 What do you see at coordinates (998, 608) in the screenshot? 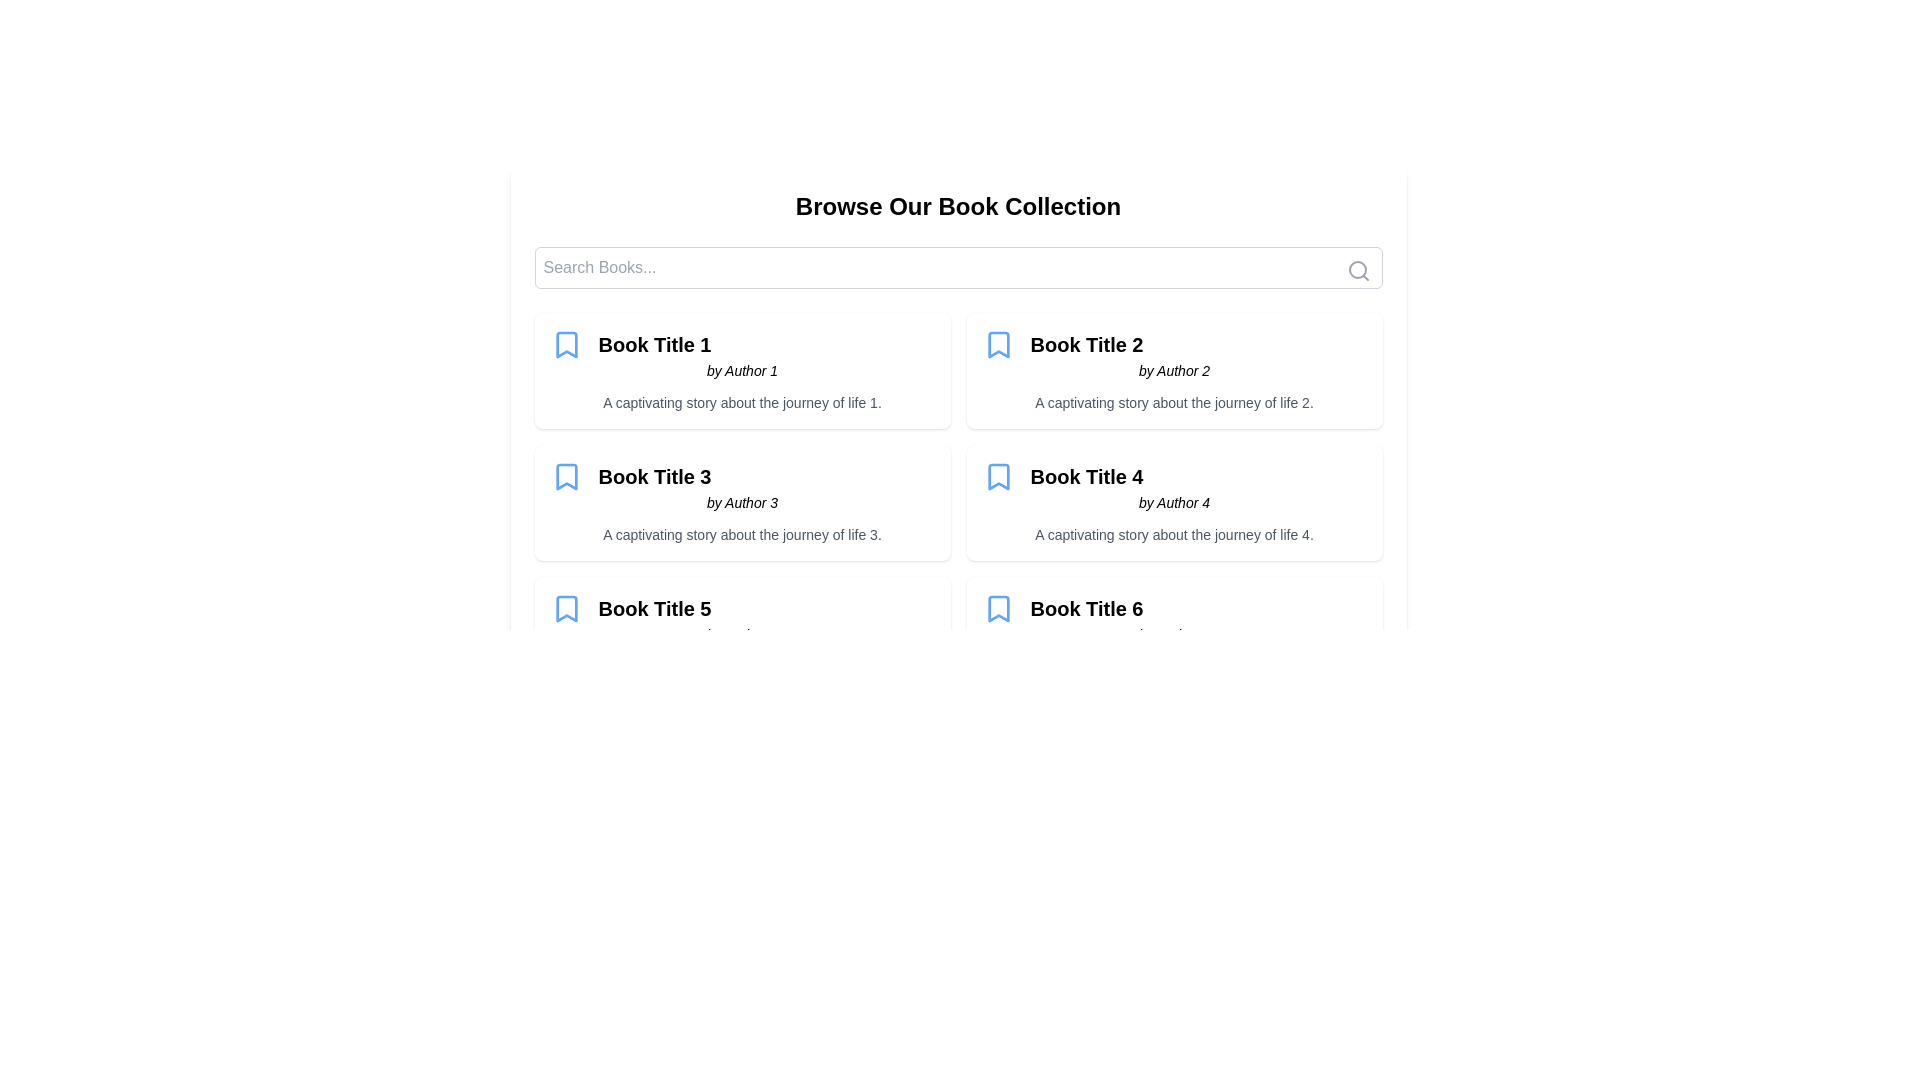
I see `the bookmark icon located to the left of 'Book Title 6' in the lower-right section of the book listings to bookmark the item` at bounding box center [998, 608].